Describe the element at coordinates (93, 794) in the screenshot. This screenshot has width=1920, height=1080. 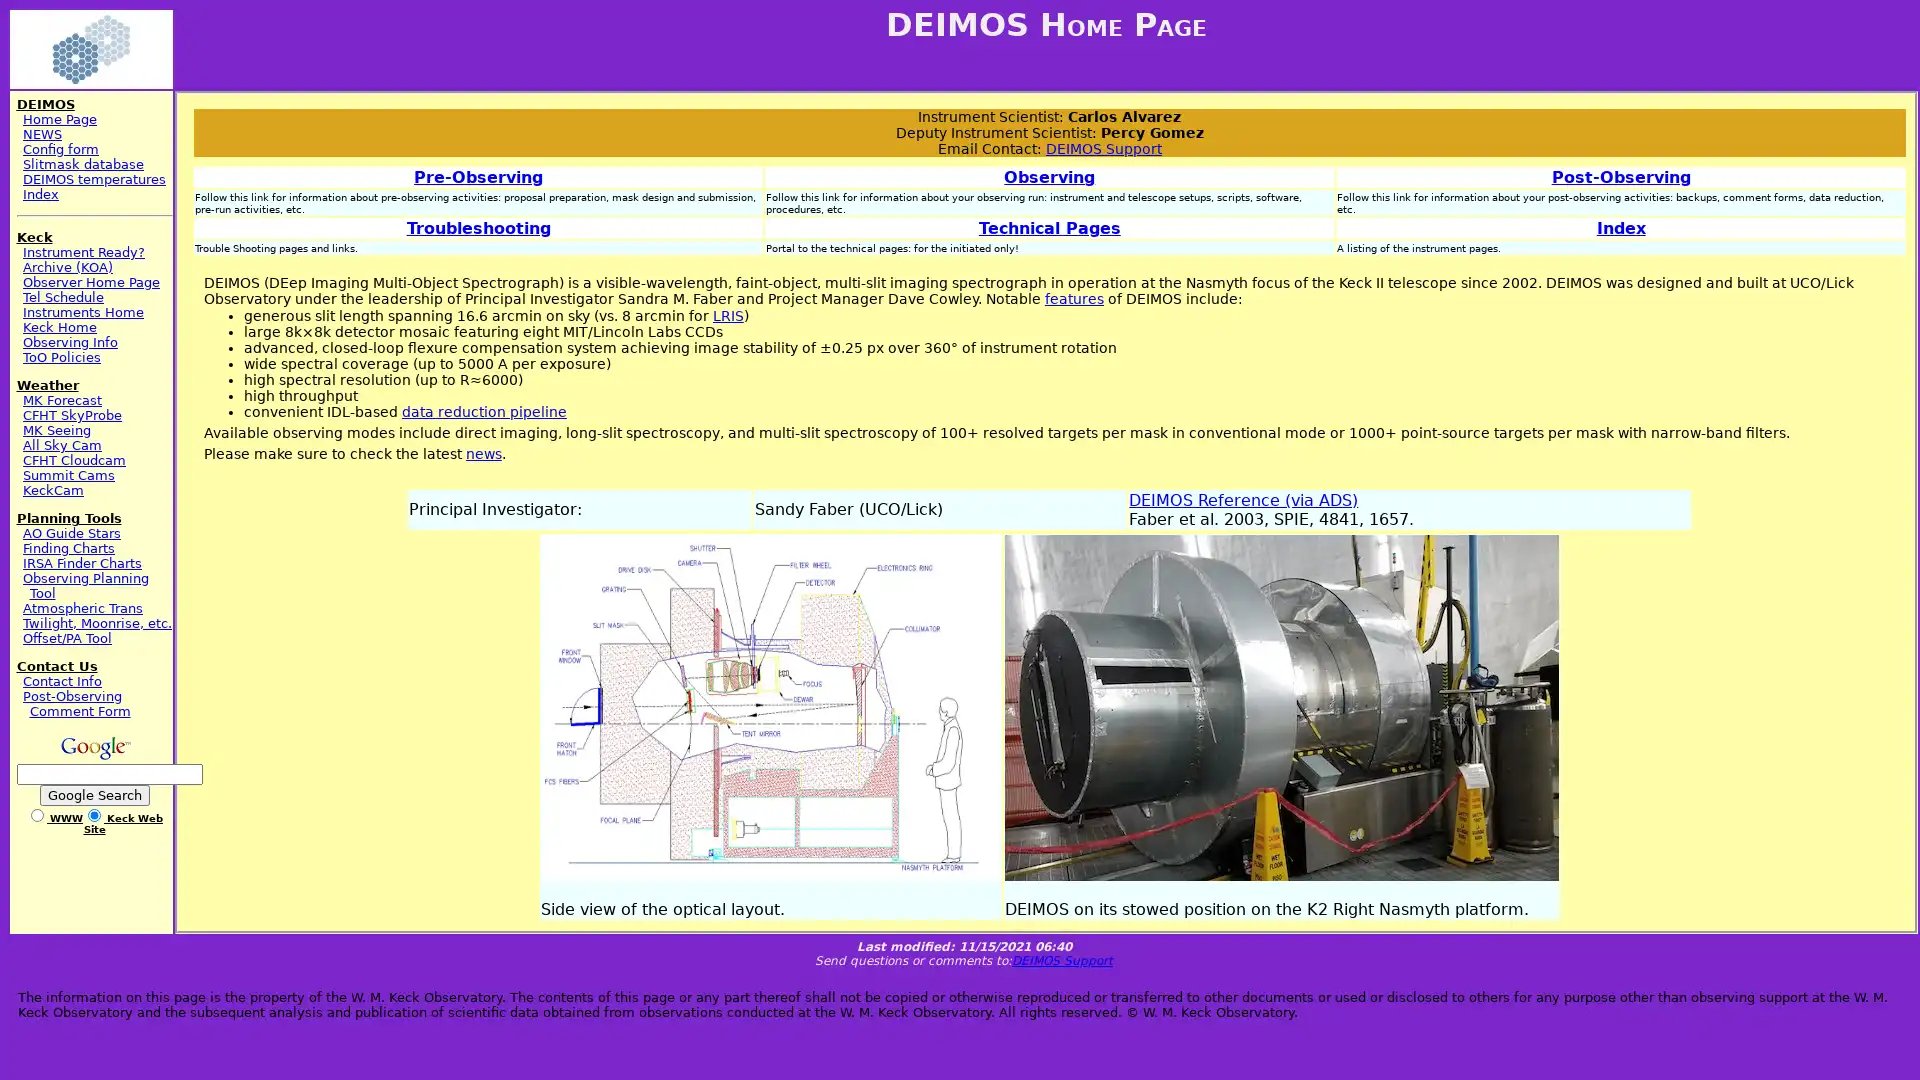
I see `Google Search` at that location.